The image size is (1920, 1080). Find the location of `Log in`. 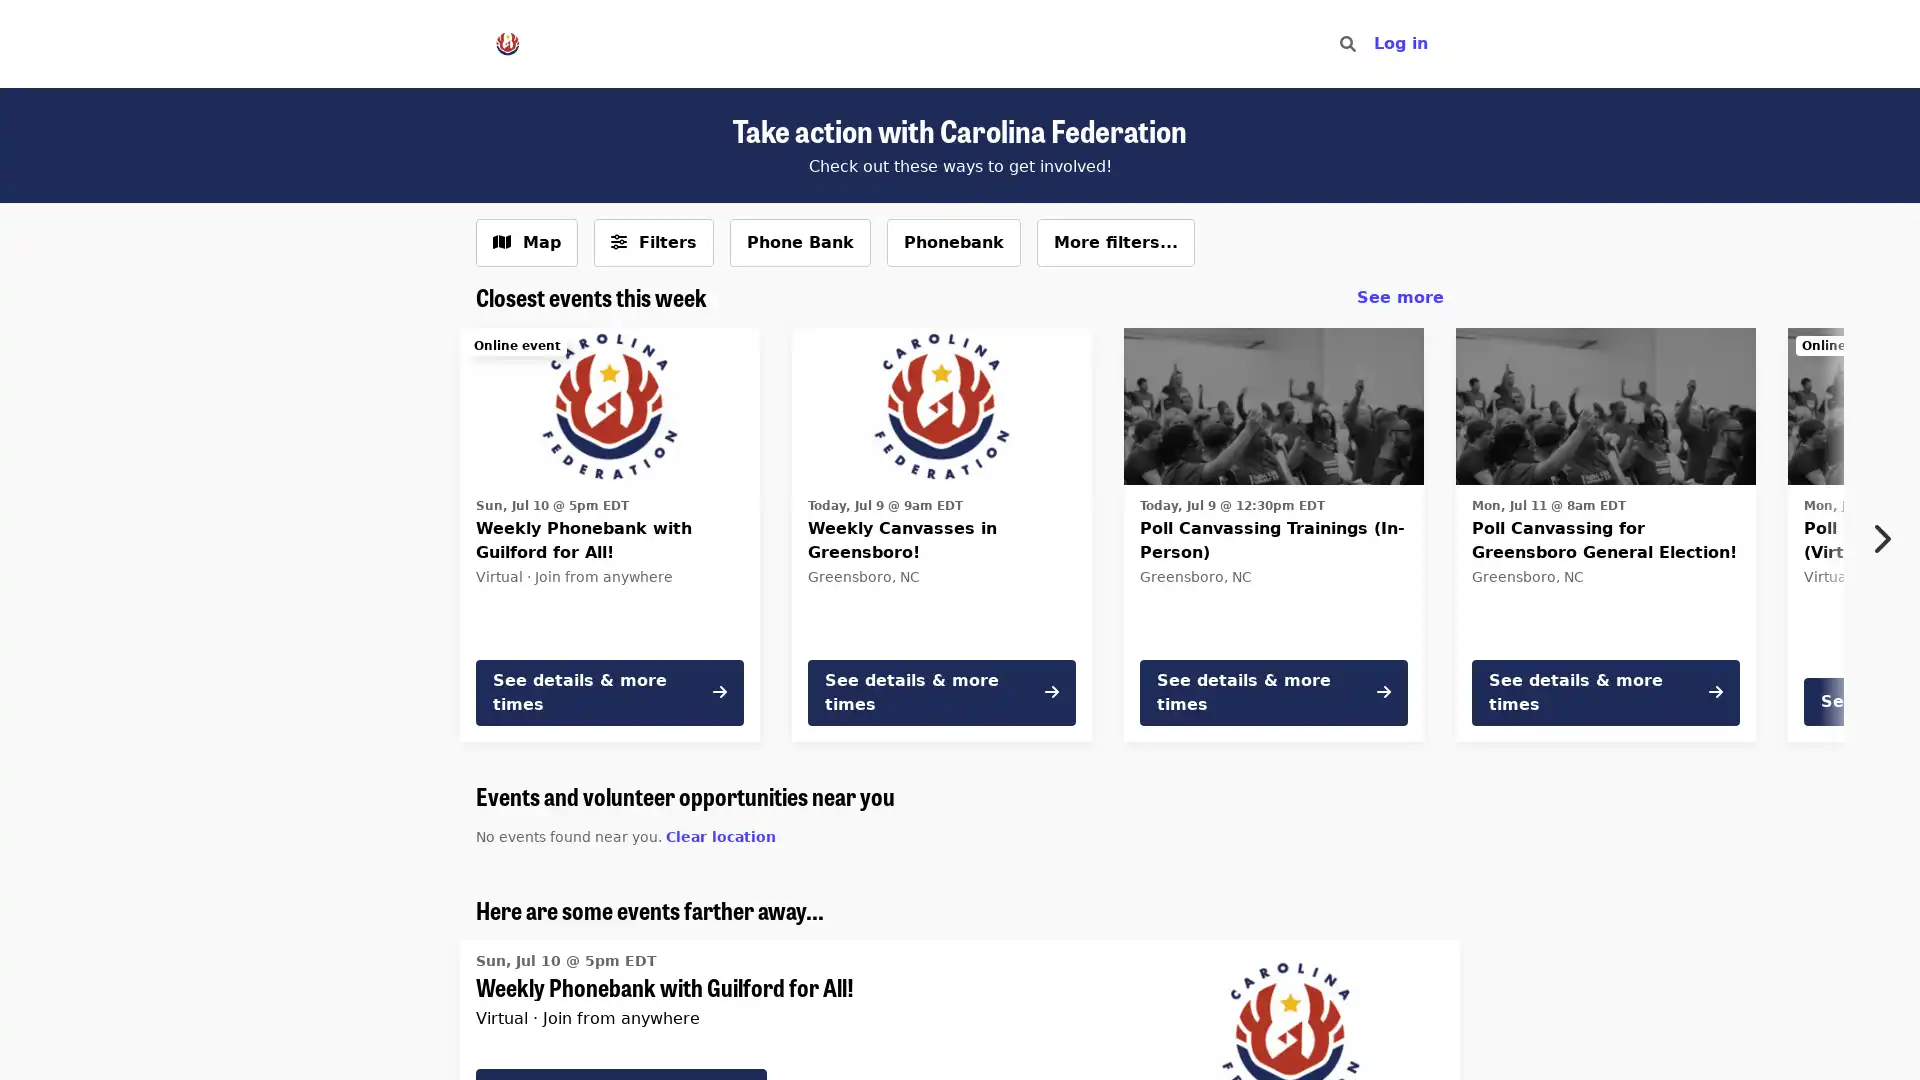

Log in is located at coordinates (1400, 43).